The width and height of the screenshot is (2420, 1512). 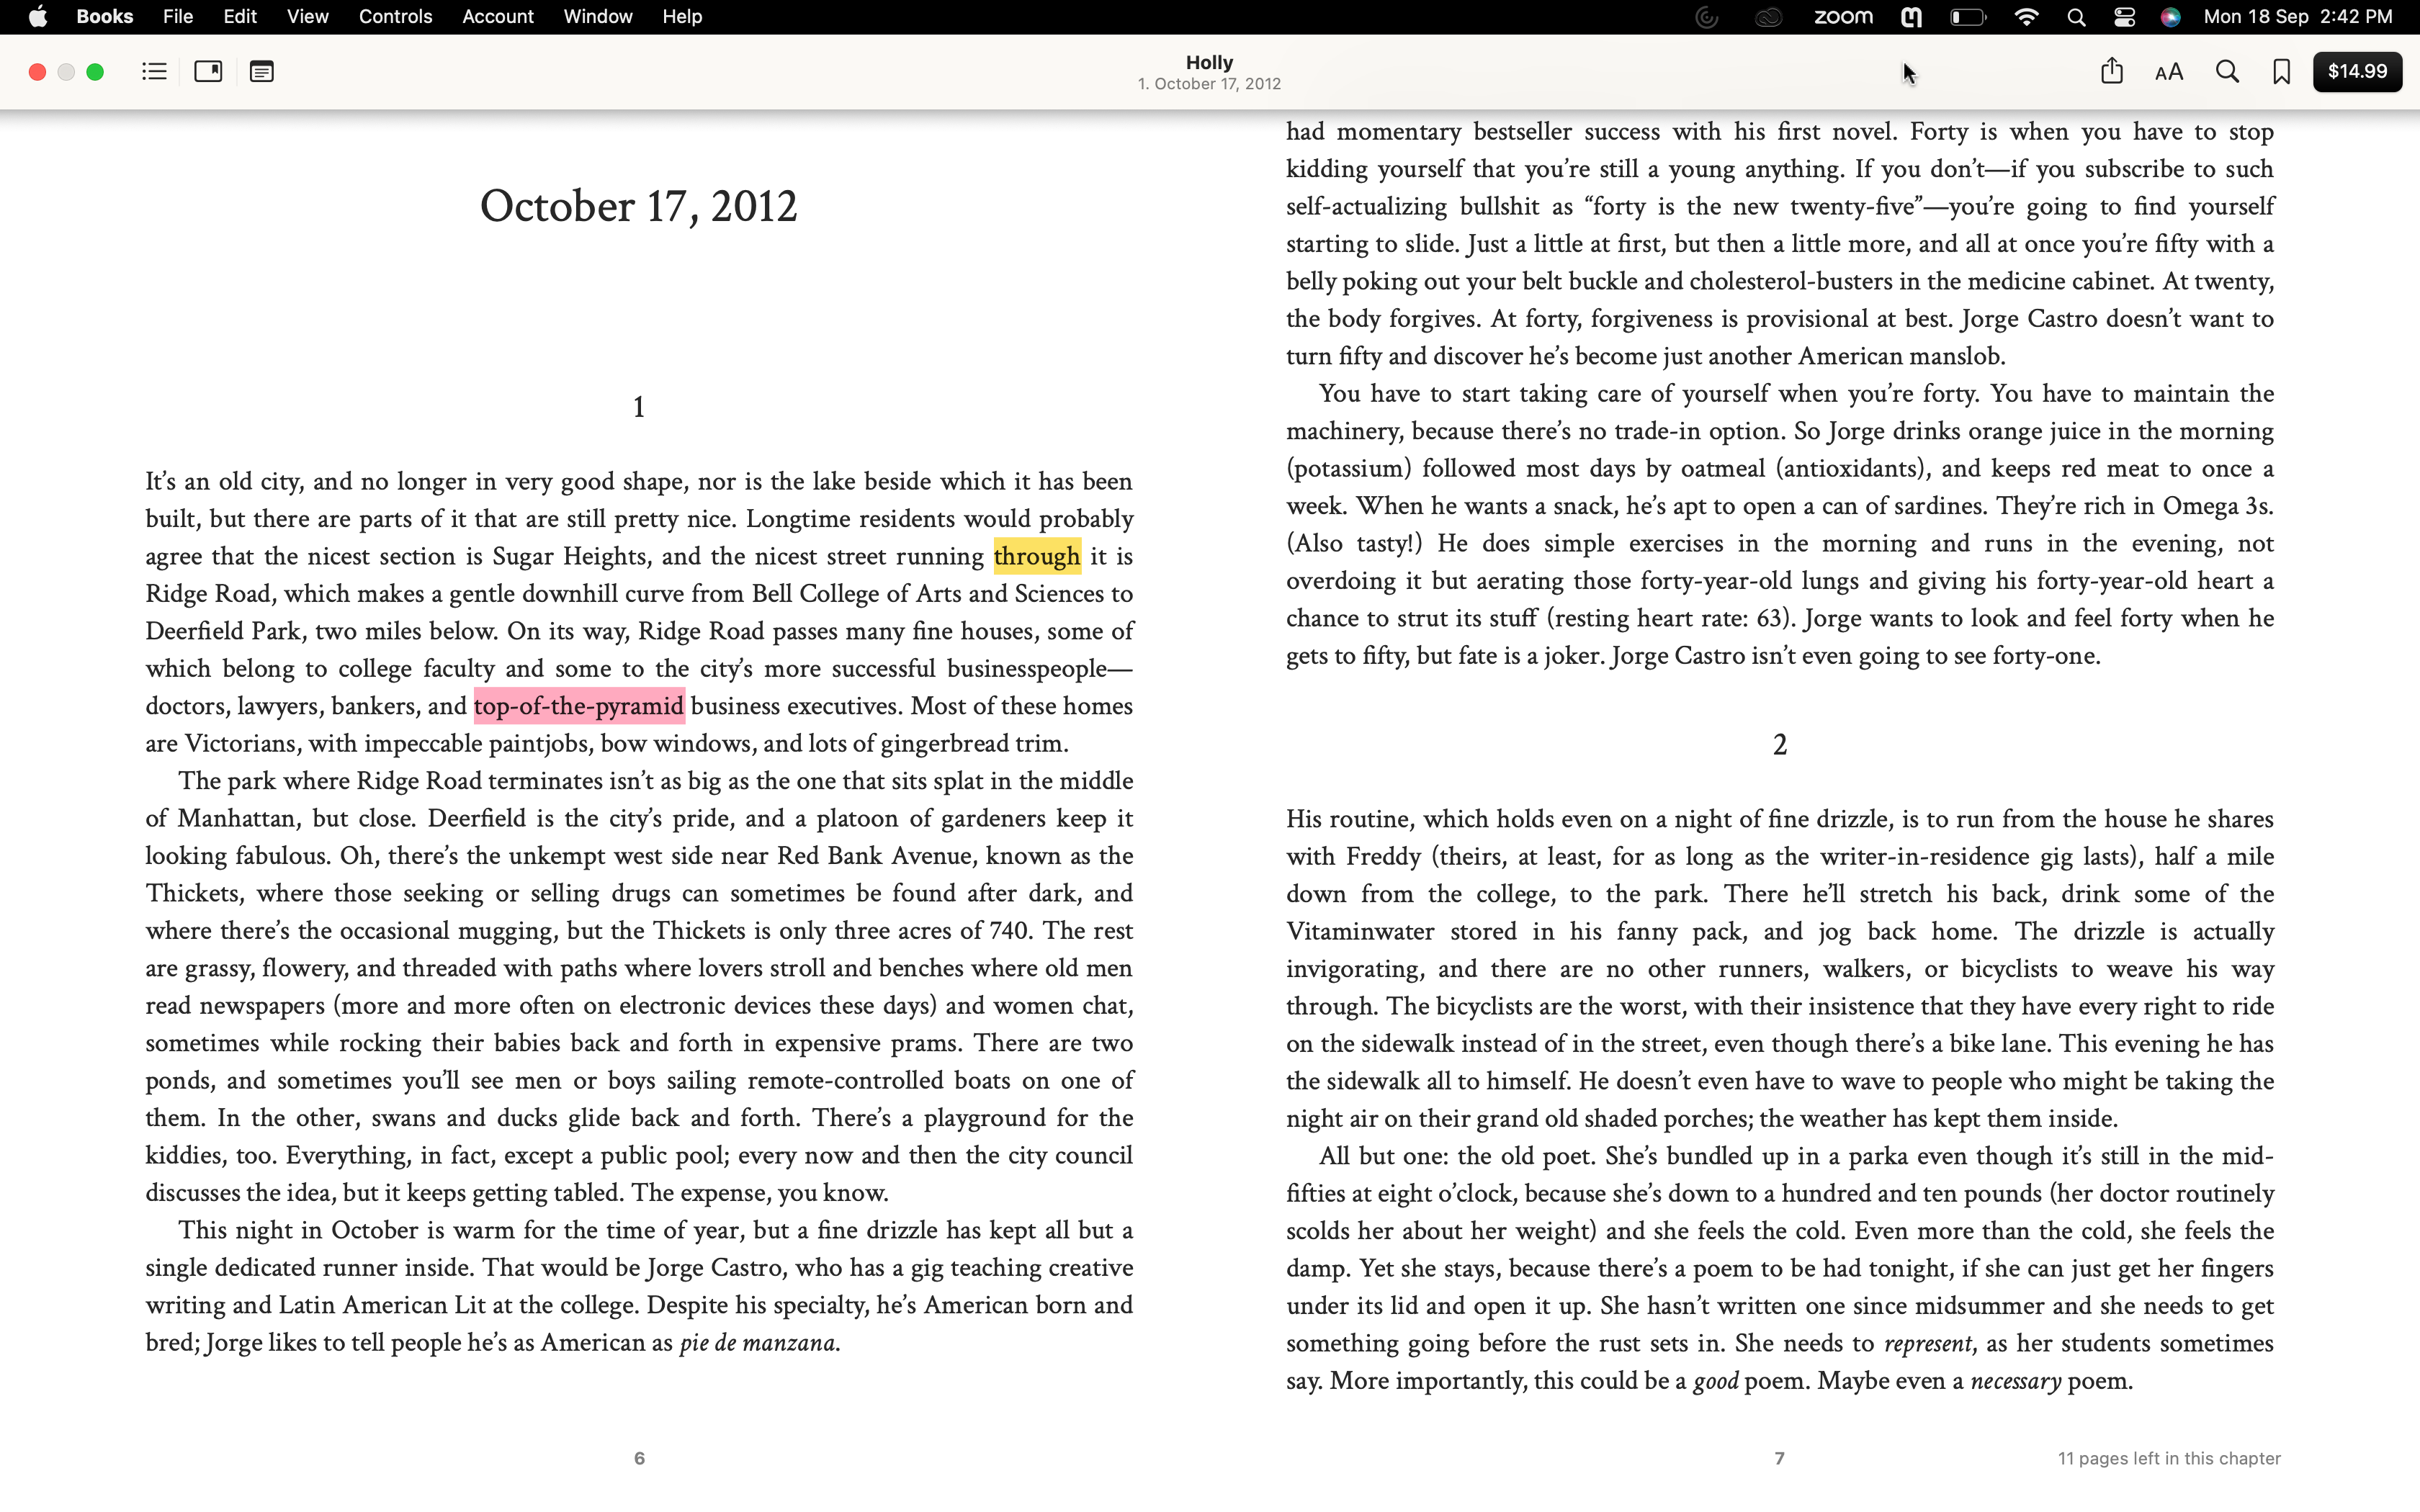 What do you see at coordinates (2355, 71) in the screenshot?
I see `Finalize the purchase of the current book` at bounding box center [2355, 71].